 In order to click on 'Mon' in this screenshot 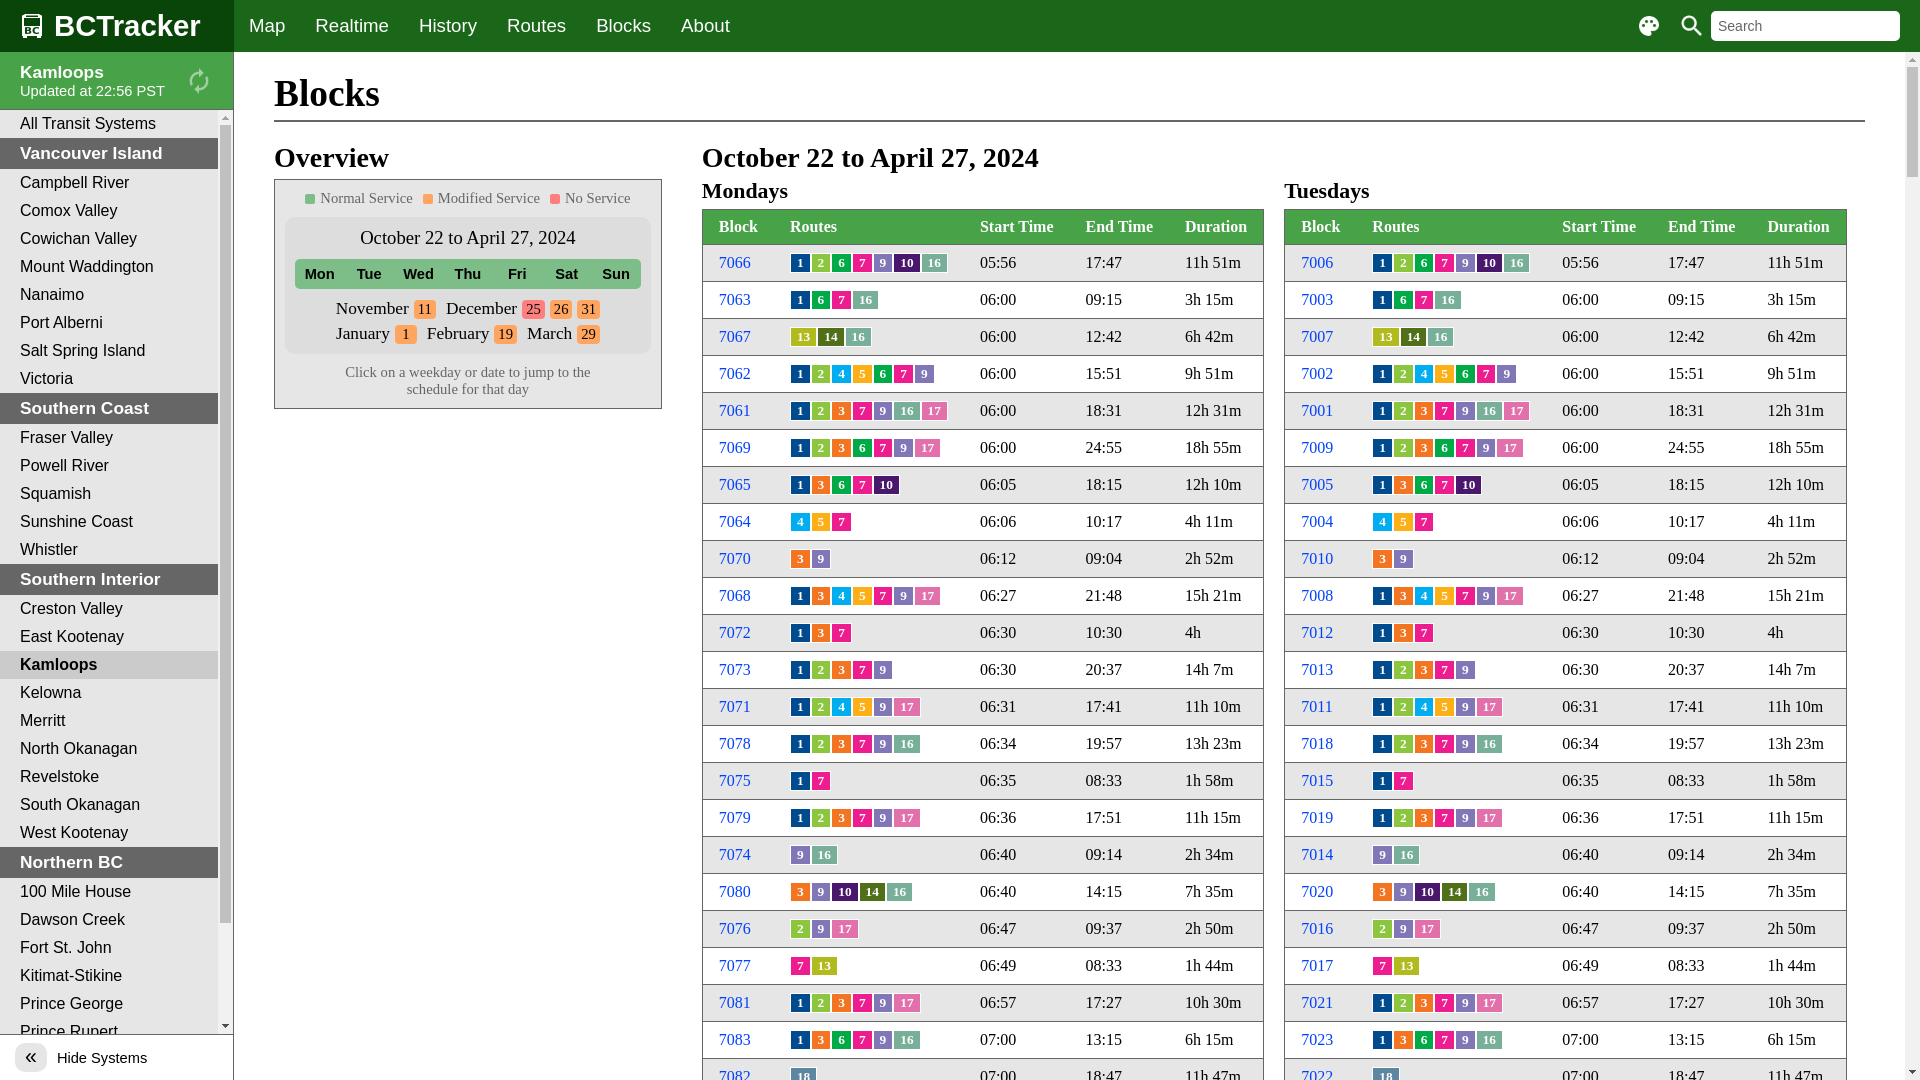, I will do `click(318, 273)`.